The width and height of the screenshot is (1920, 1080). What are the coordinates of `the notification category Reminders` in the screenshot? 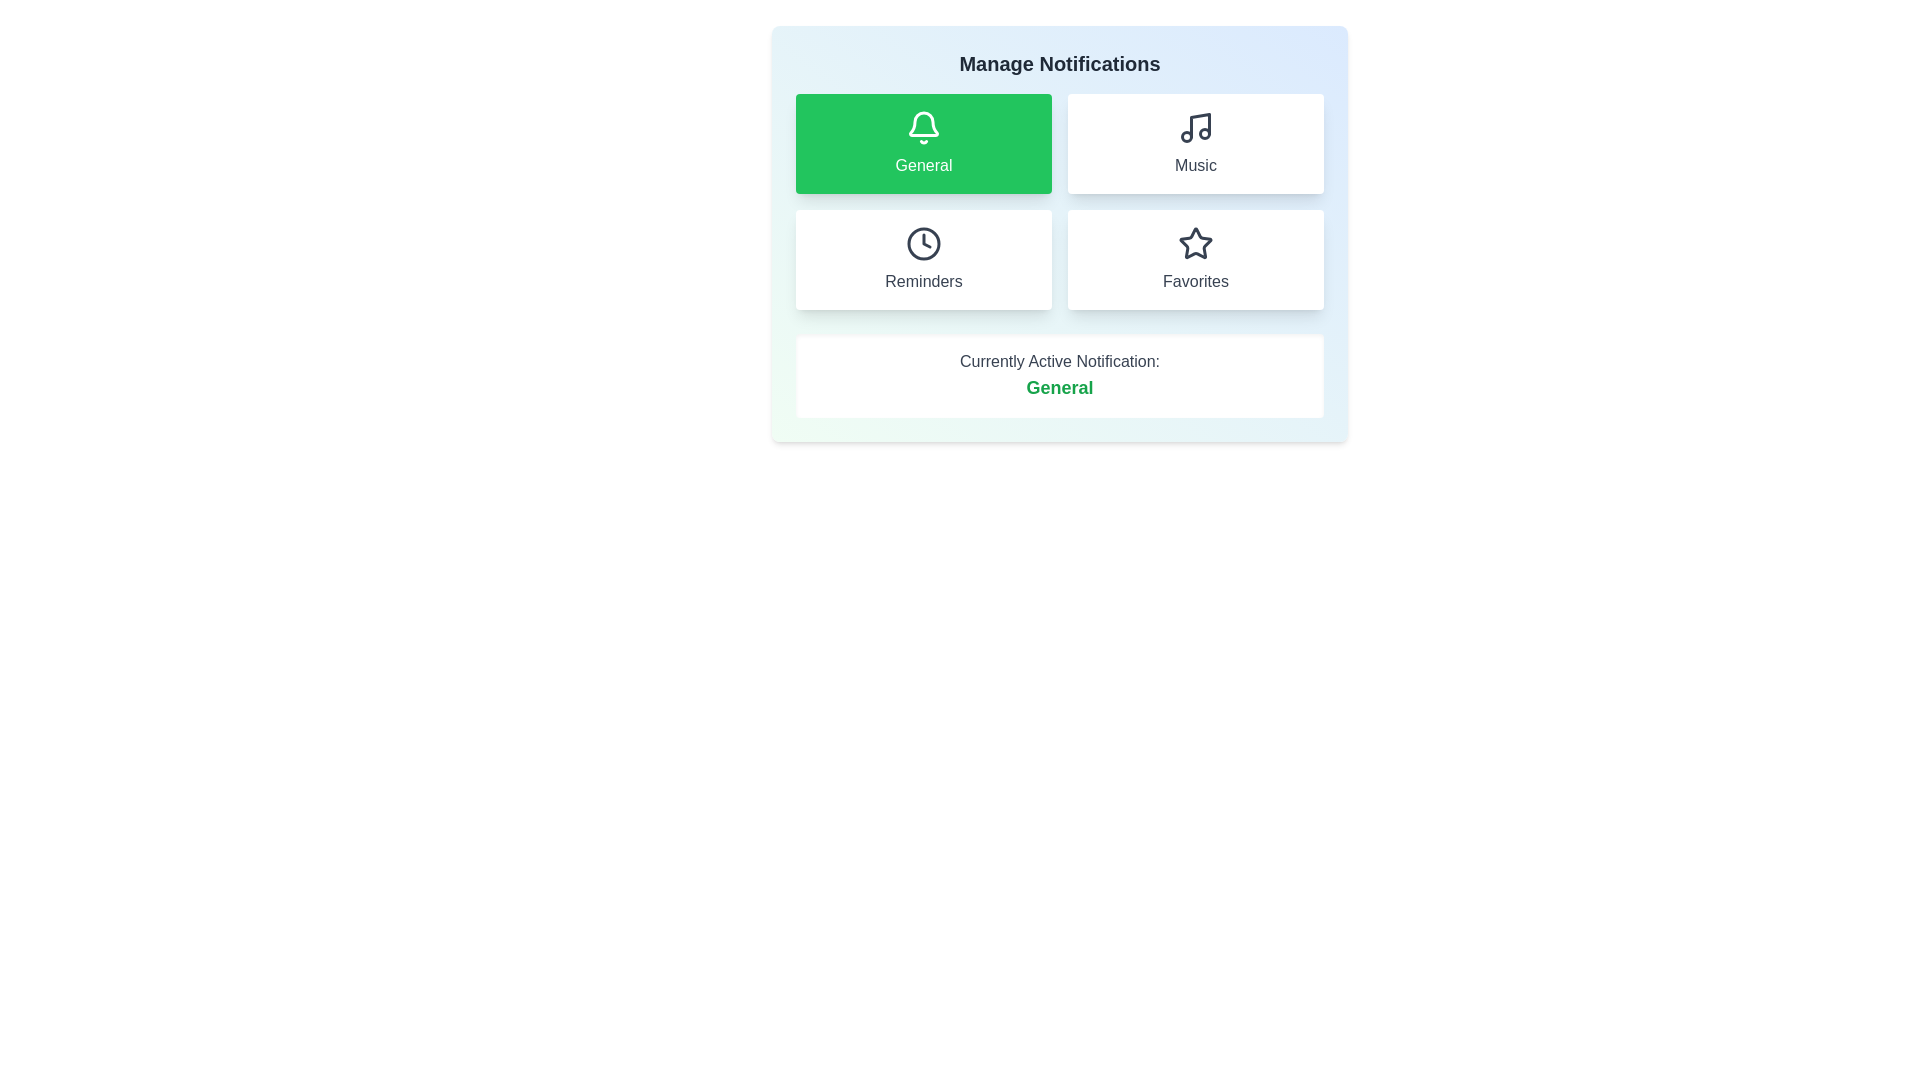 It's located at (923, 258).